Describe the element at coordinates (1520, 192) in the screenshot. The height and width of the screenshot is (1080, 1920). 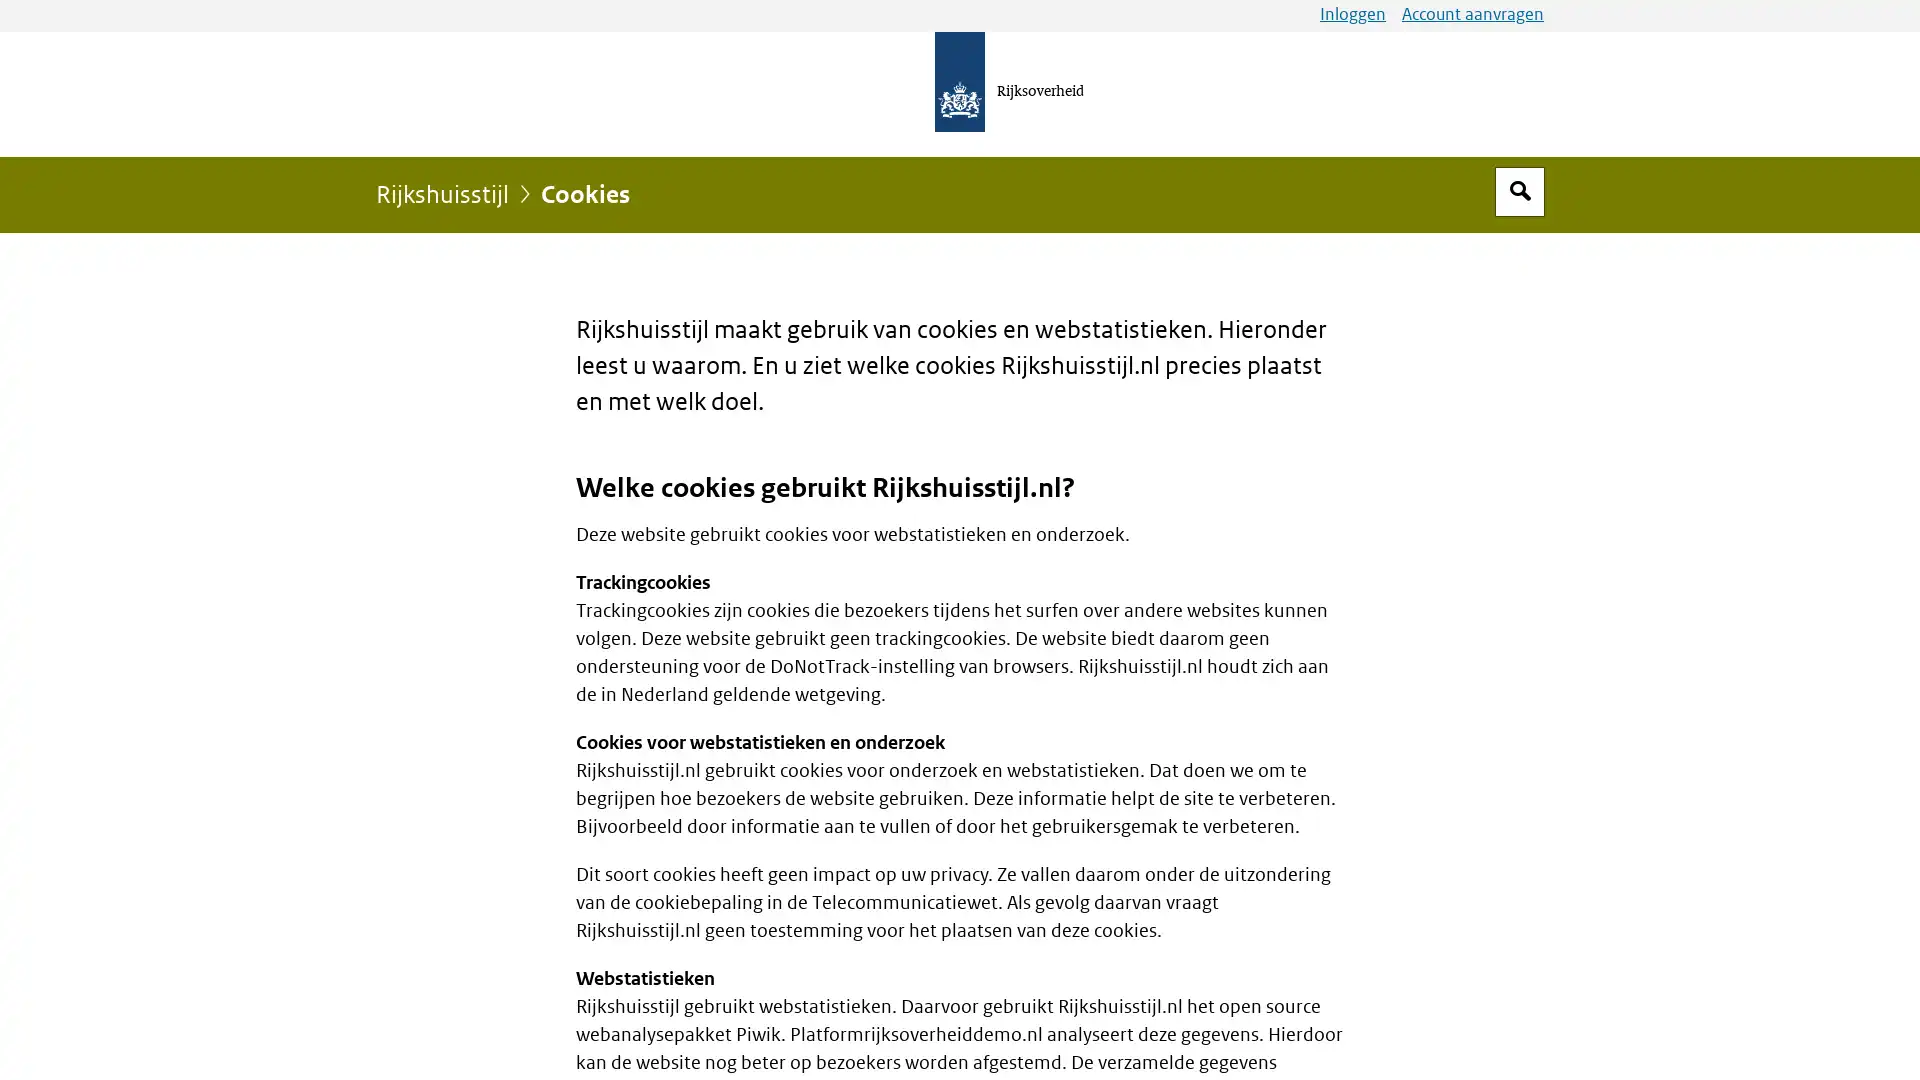
I see `Open zoekveld` at that location.